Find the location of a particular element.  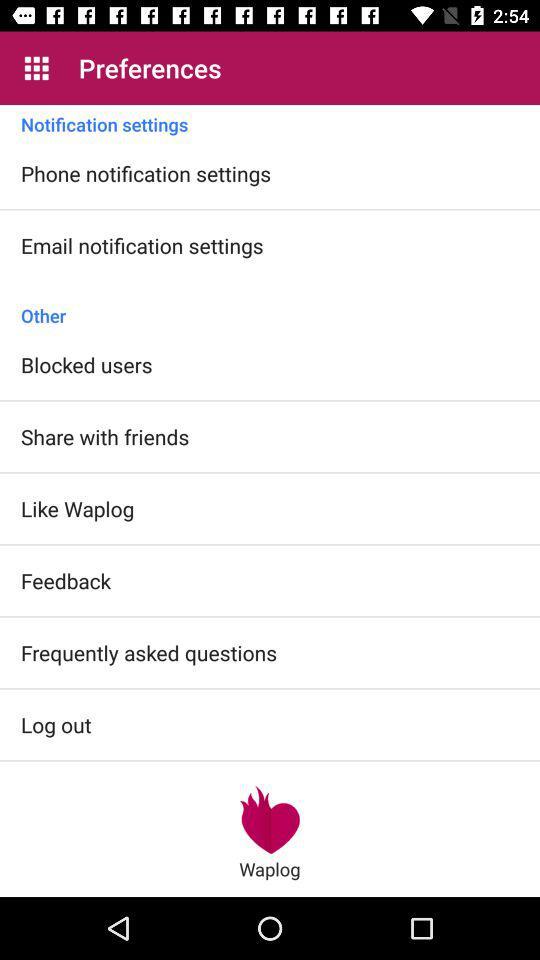

item above notification settings item is located at coordinates (36, 68).